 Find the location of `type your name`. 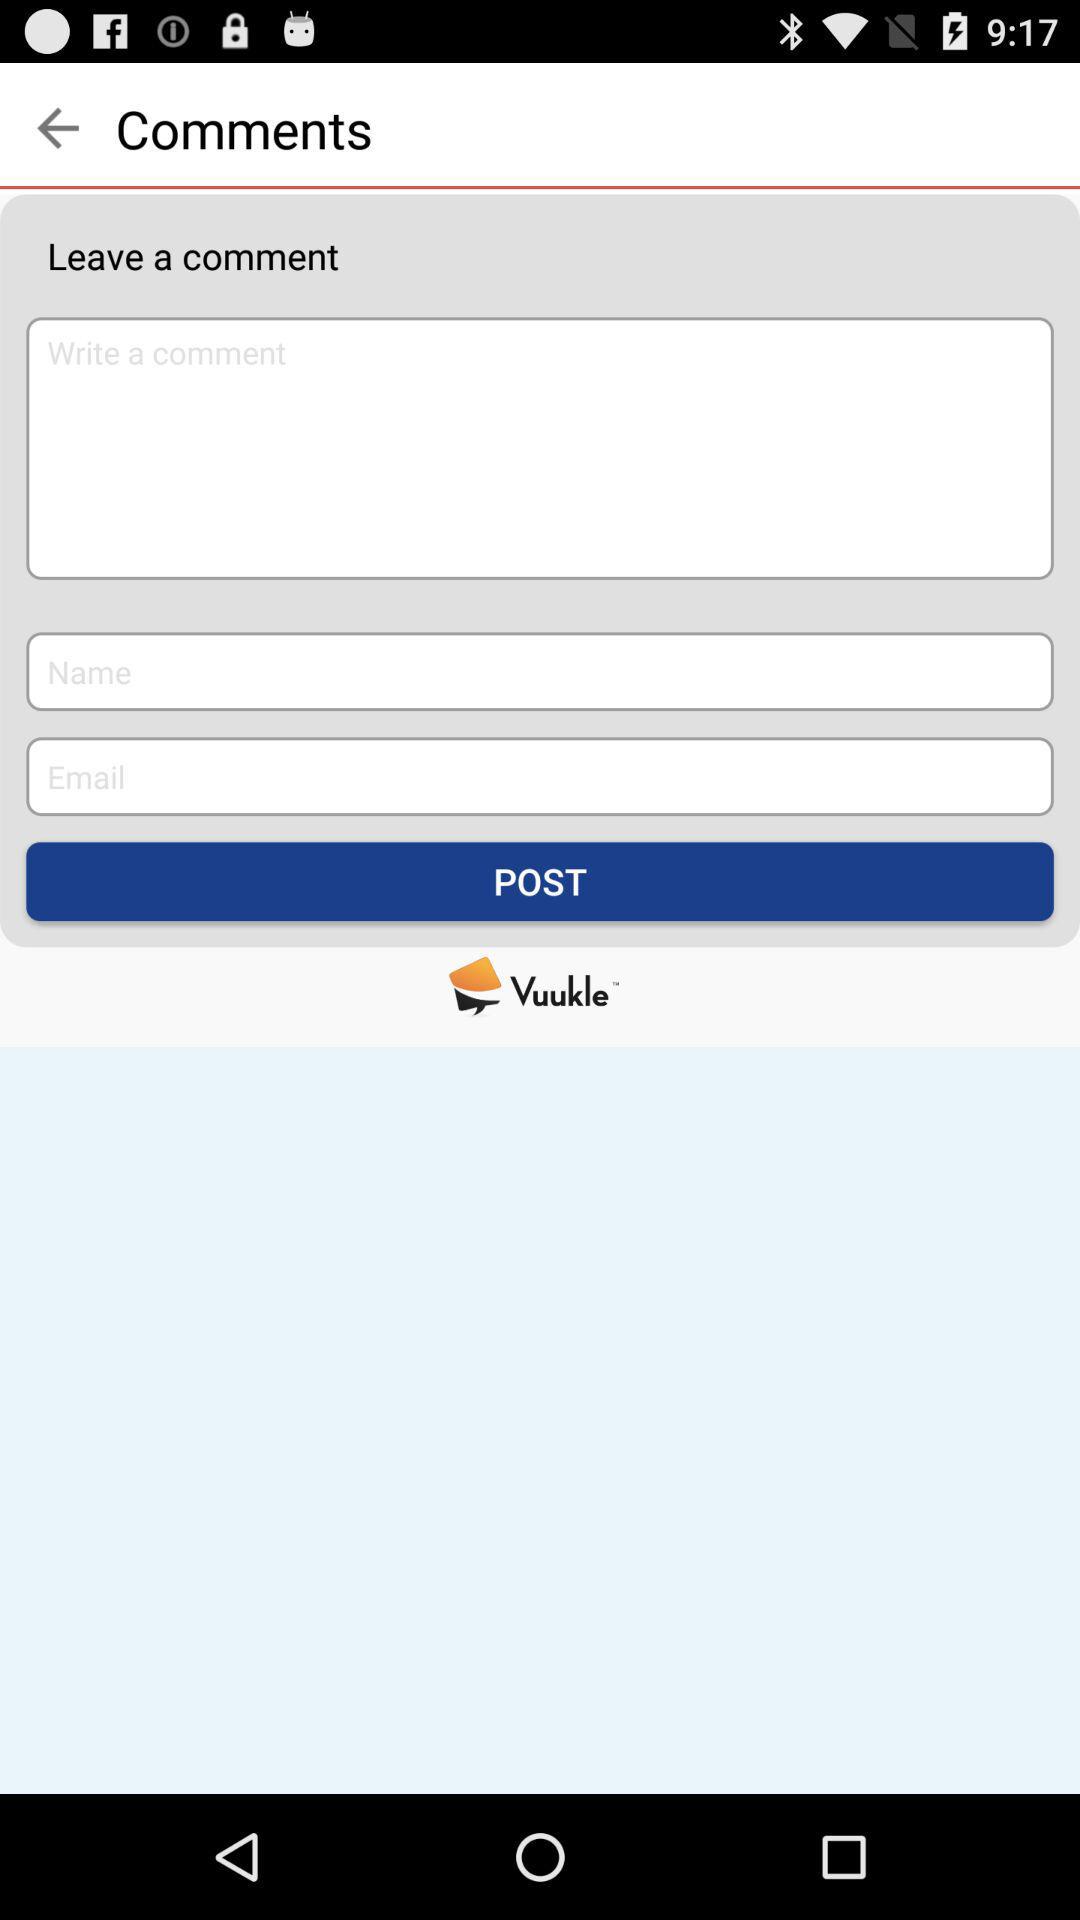

type your name is located at coordinates (540, 671).